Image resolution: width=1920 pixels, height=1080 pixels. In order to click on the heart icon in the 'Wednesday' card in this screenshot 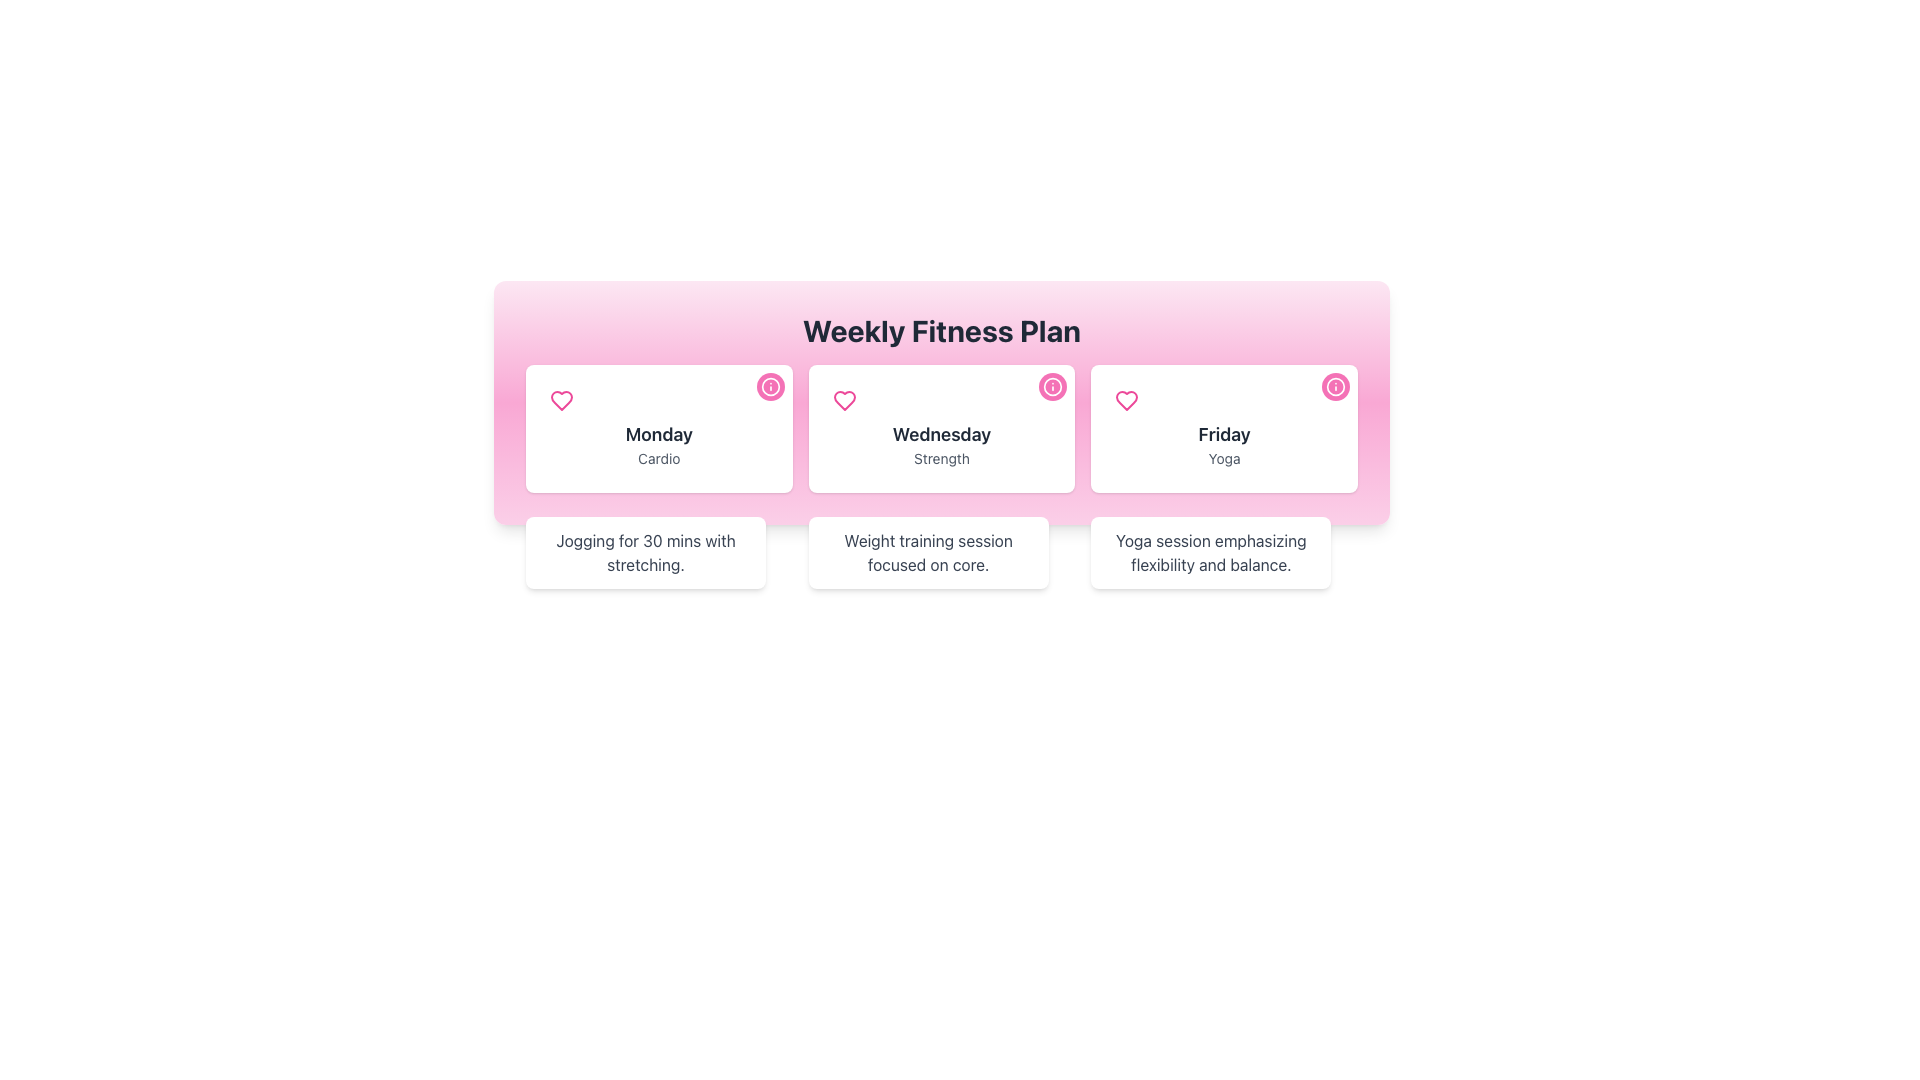, I will do `click(844, 401)`.